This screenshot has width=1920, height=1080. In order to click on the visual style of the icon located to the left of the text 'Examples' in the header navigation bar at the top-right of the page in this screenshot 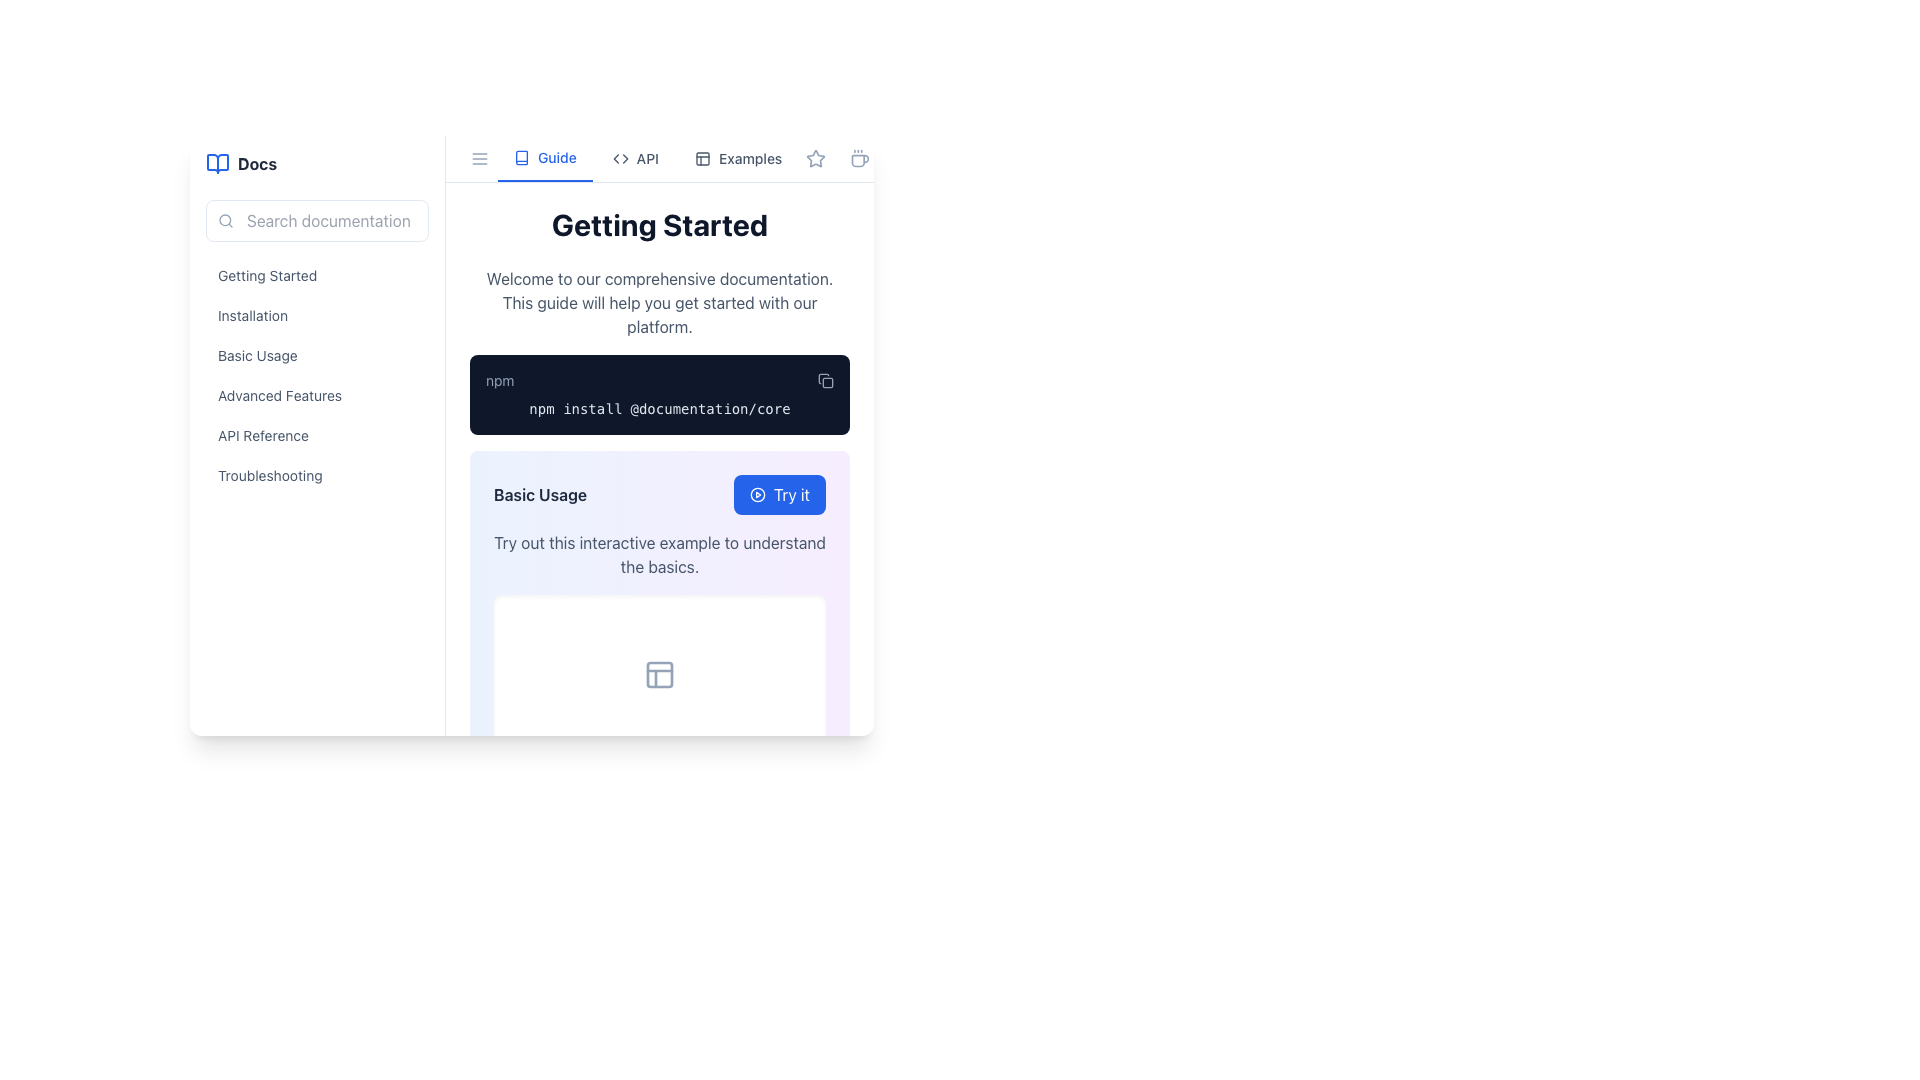, I will do `click(702, 157)`.